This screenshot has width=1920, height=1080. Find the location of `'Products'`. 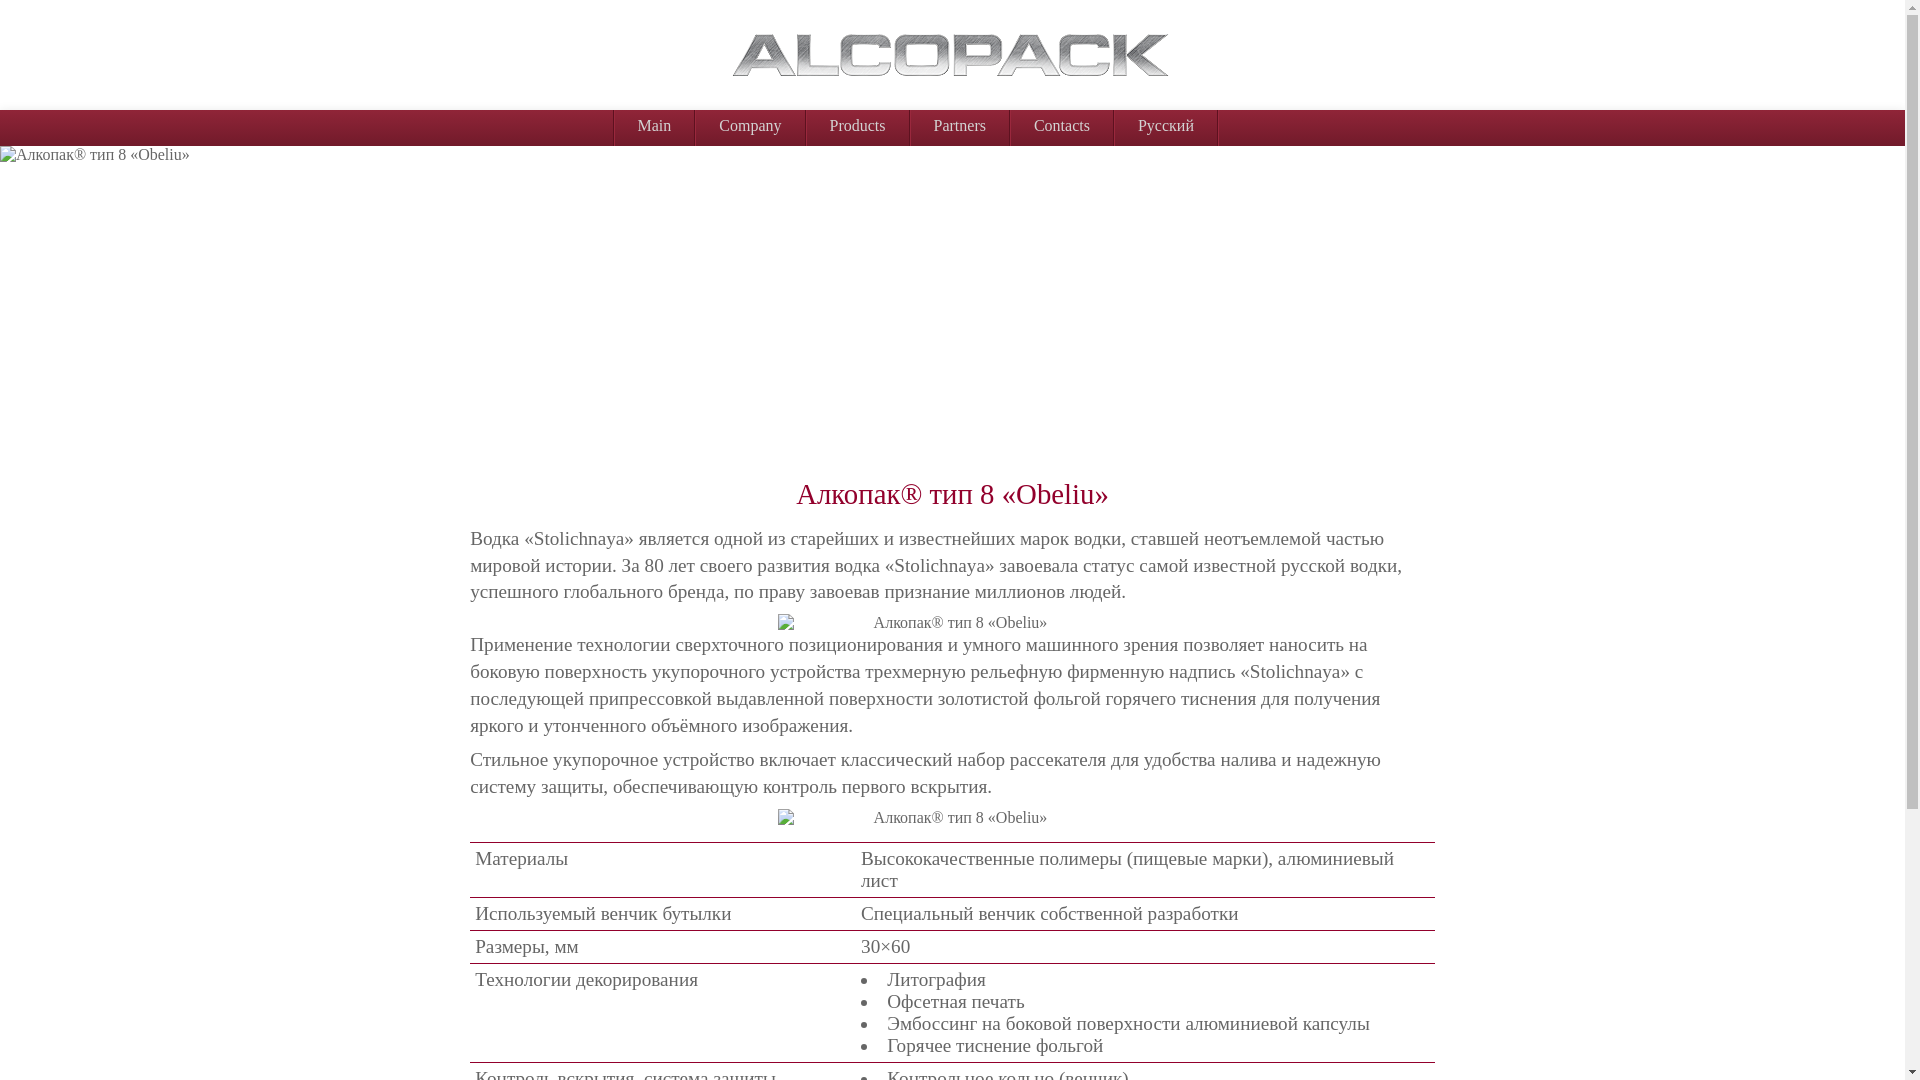

'Products' is located at coordinates (806, 126).